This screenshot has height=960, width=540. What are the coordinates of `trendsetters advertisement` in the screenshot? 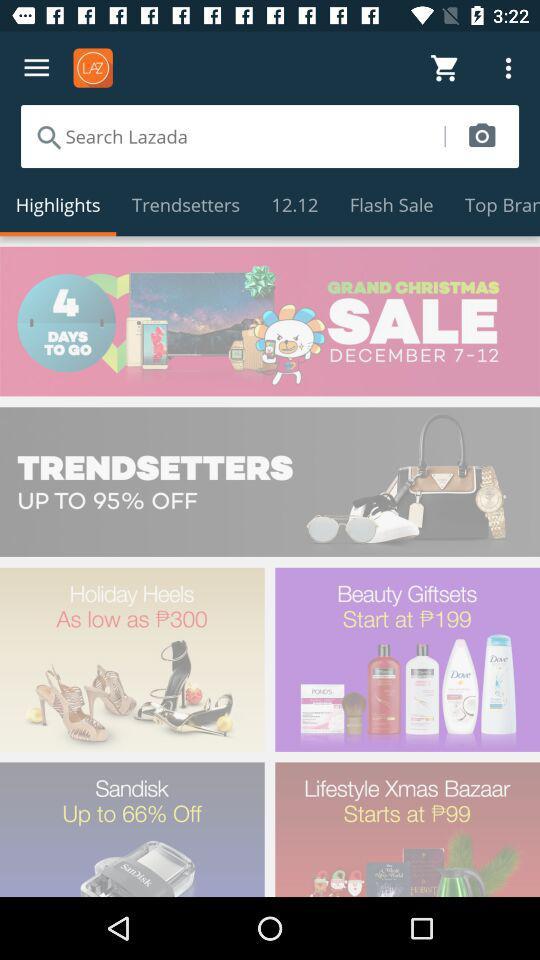 It's located at (270, 481).